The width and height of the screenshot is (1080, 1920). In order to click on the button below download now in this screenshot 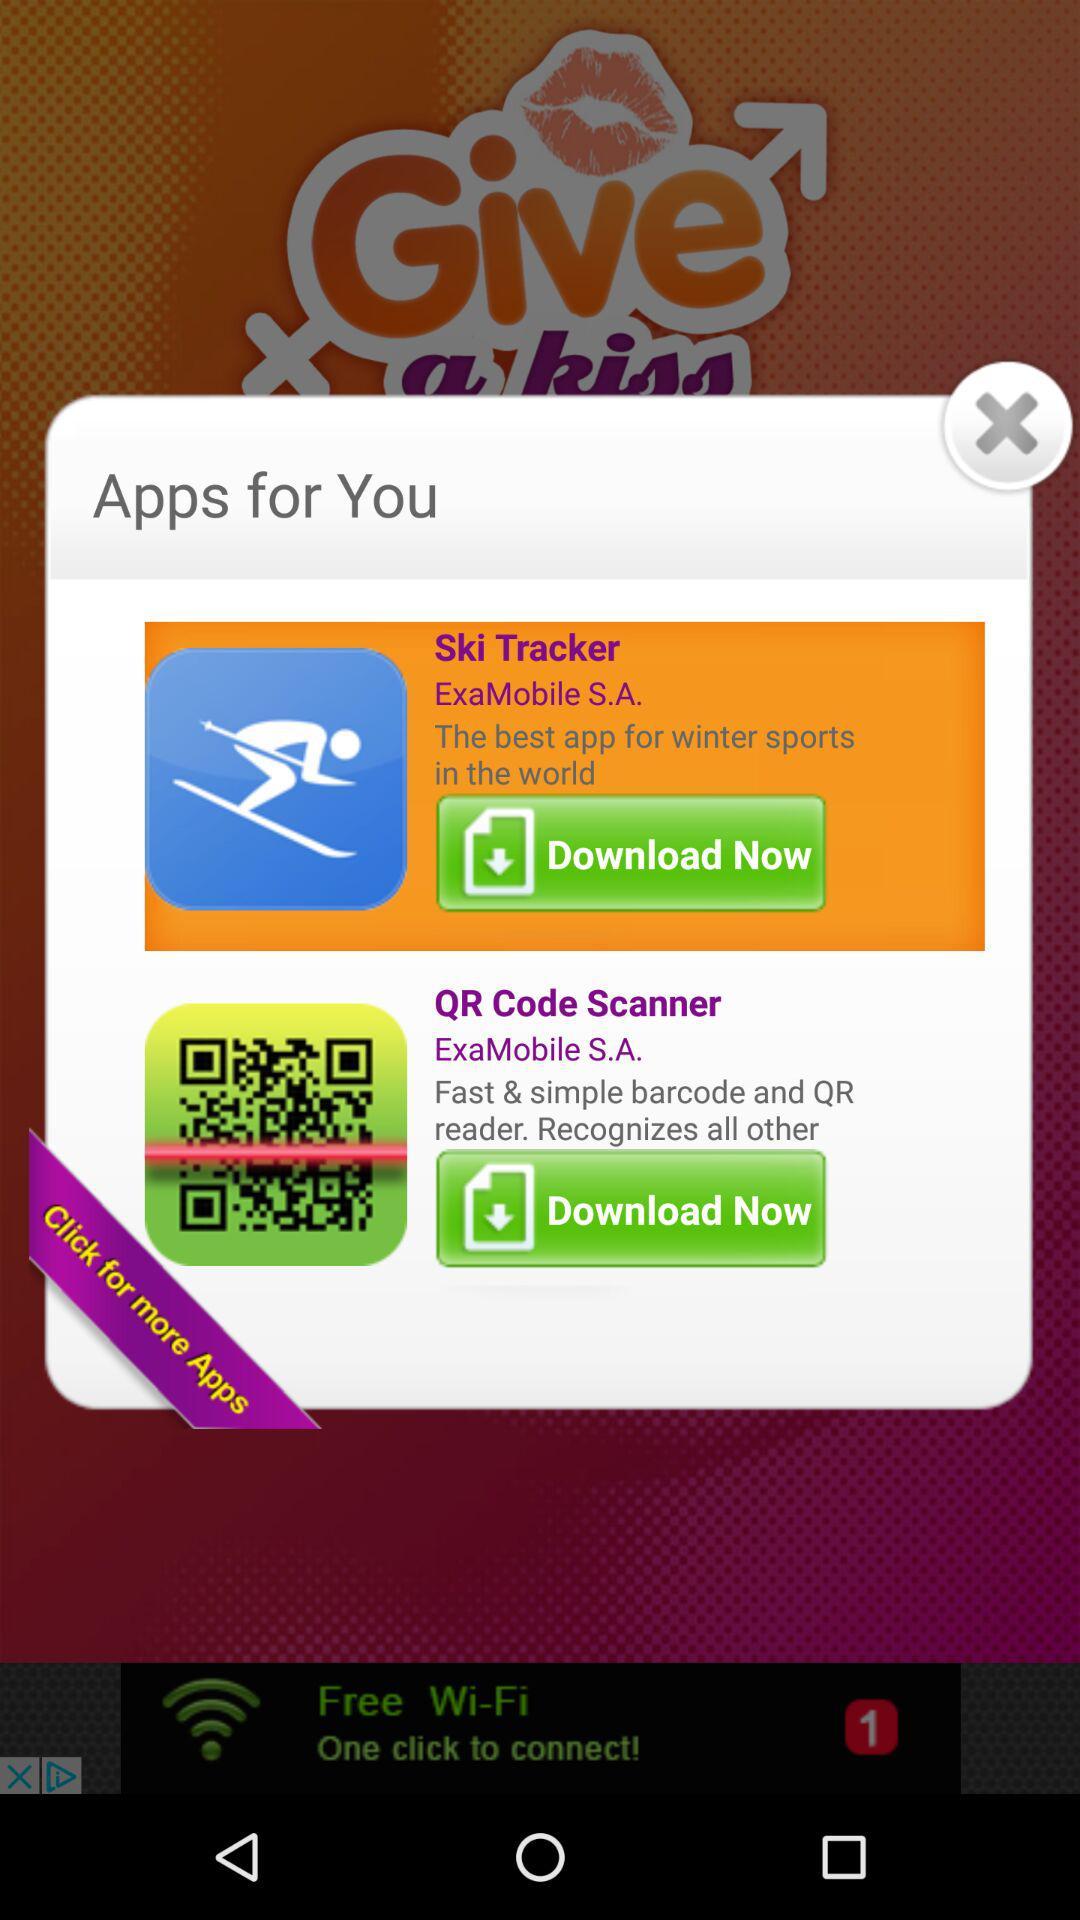, I will do `click(649, 1002)`.